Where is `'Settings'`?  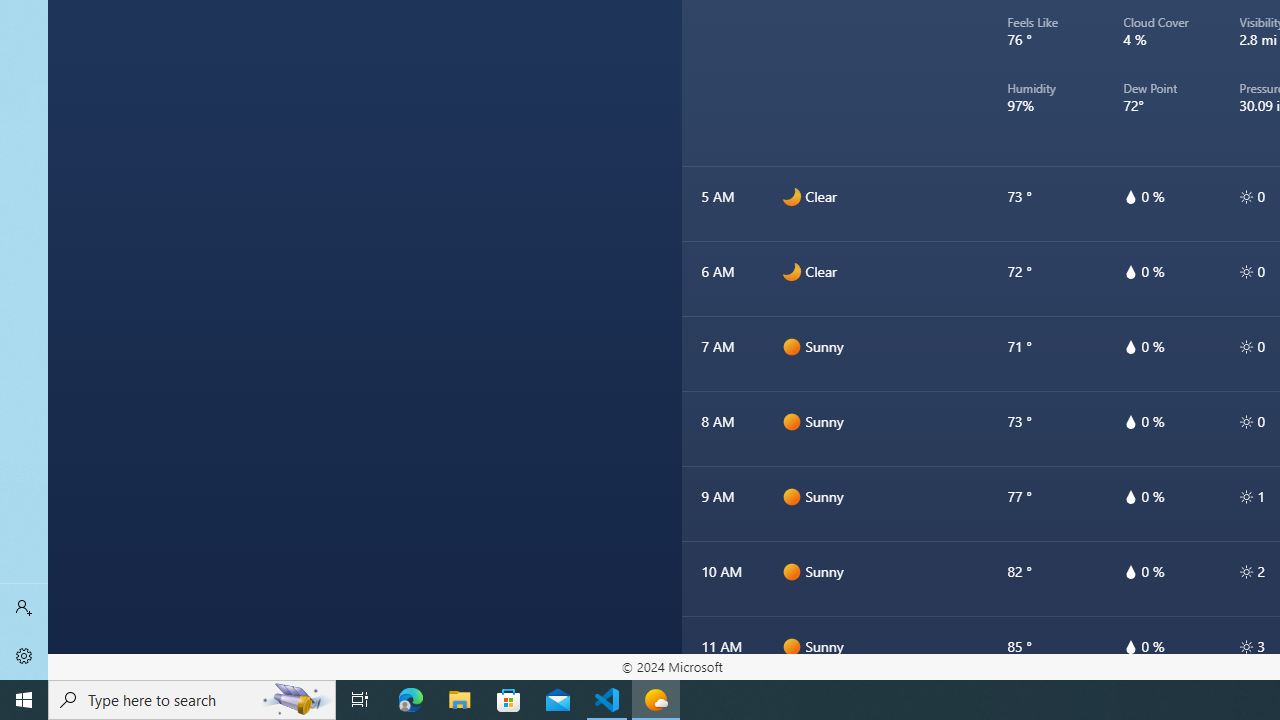
'Settings' is located at coordinates (24, 655).